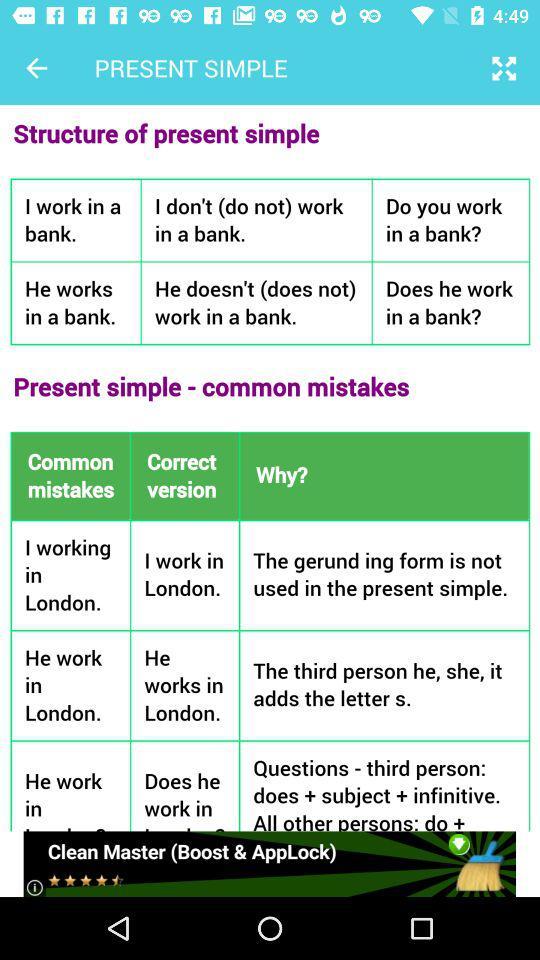 The height and width of the screenshot is (960, 540). I want to click on present simple page, so click(270, 468).